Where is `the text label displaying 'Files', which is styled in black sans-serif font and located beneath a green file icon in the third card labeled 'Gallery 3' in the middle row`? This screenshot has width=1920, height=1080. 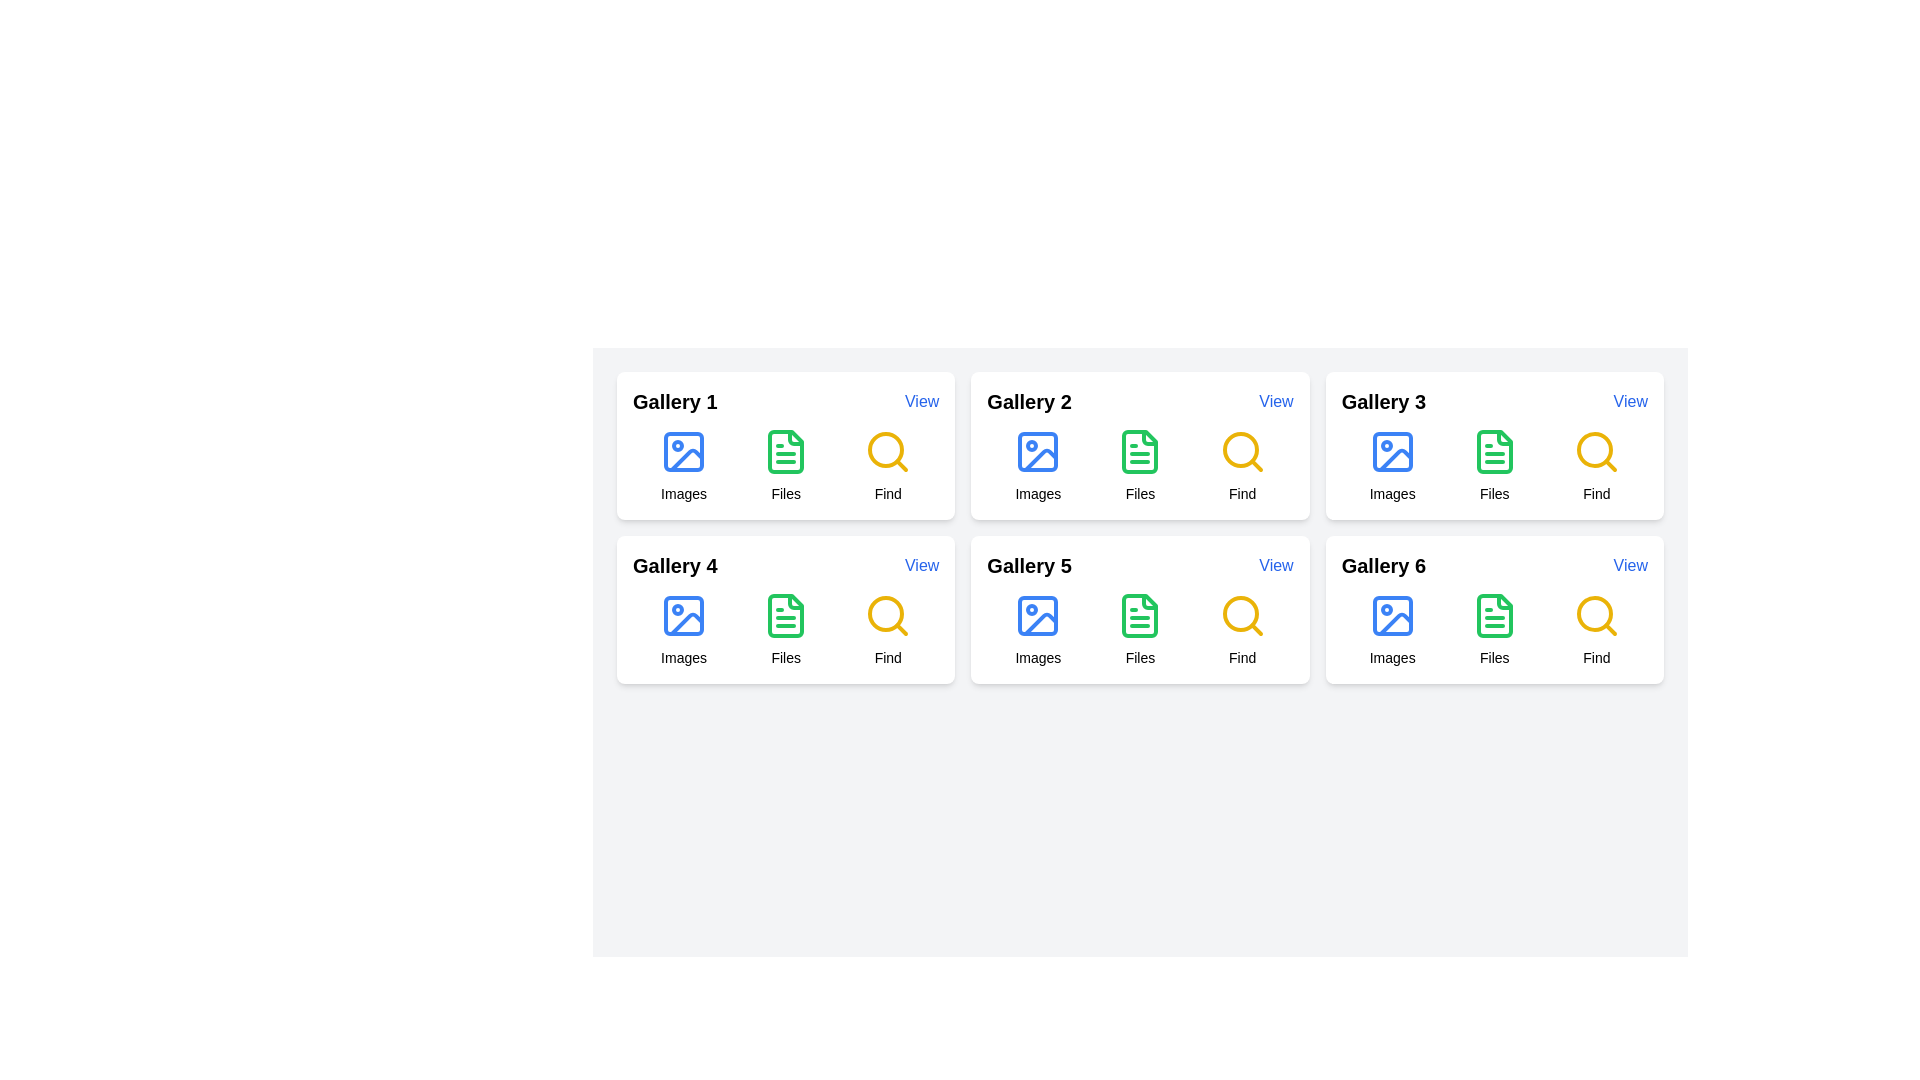
the text label displaying 'Files', which is styled in black sans-serif font and located beneath a green file icon in the third card labeled 'Gallery 3' in the middle row is located at coordinates (1494, 493).